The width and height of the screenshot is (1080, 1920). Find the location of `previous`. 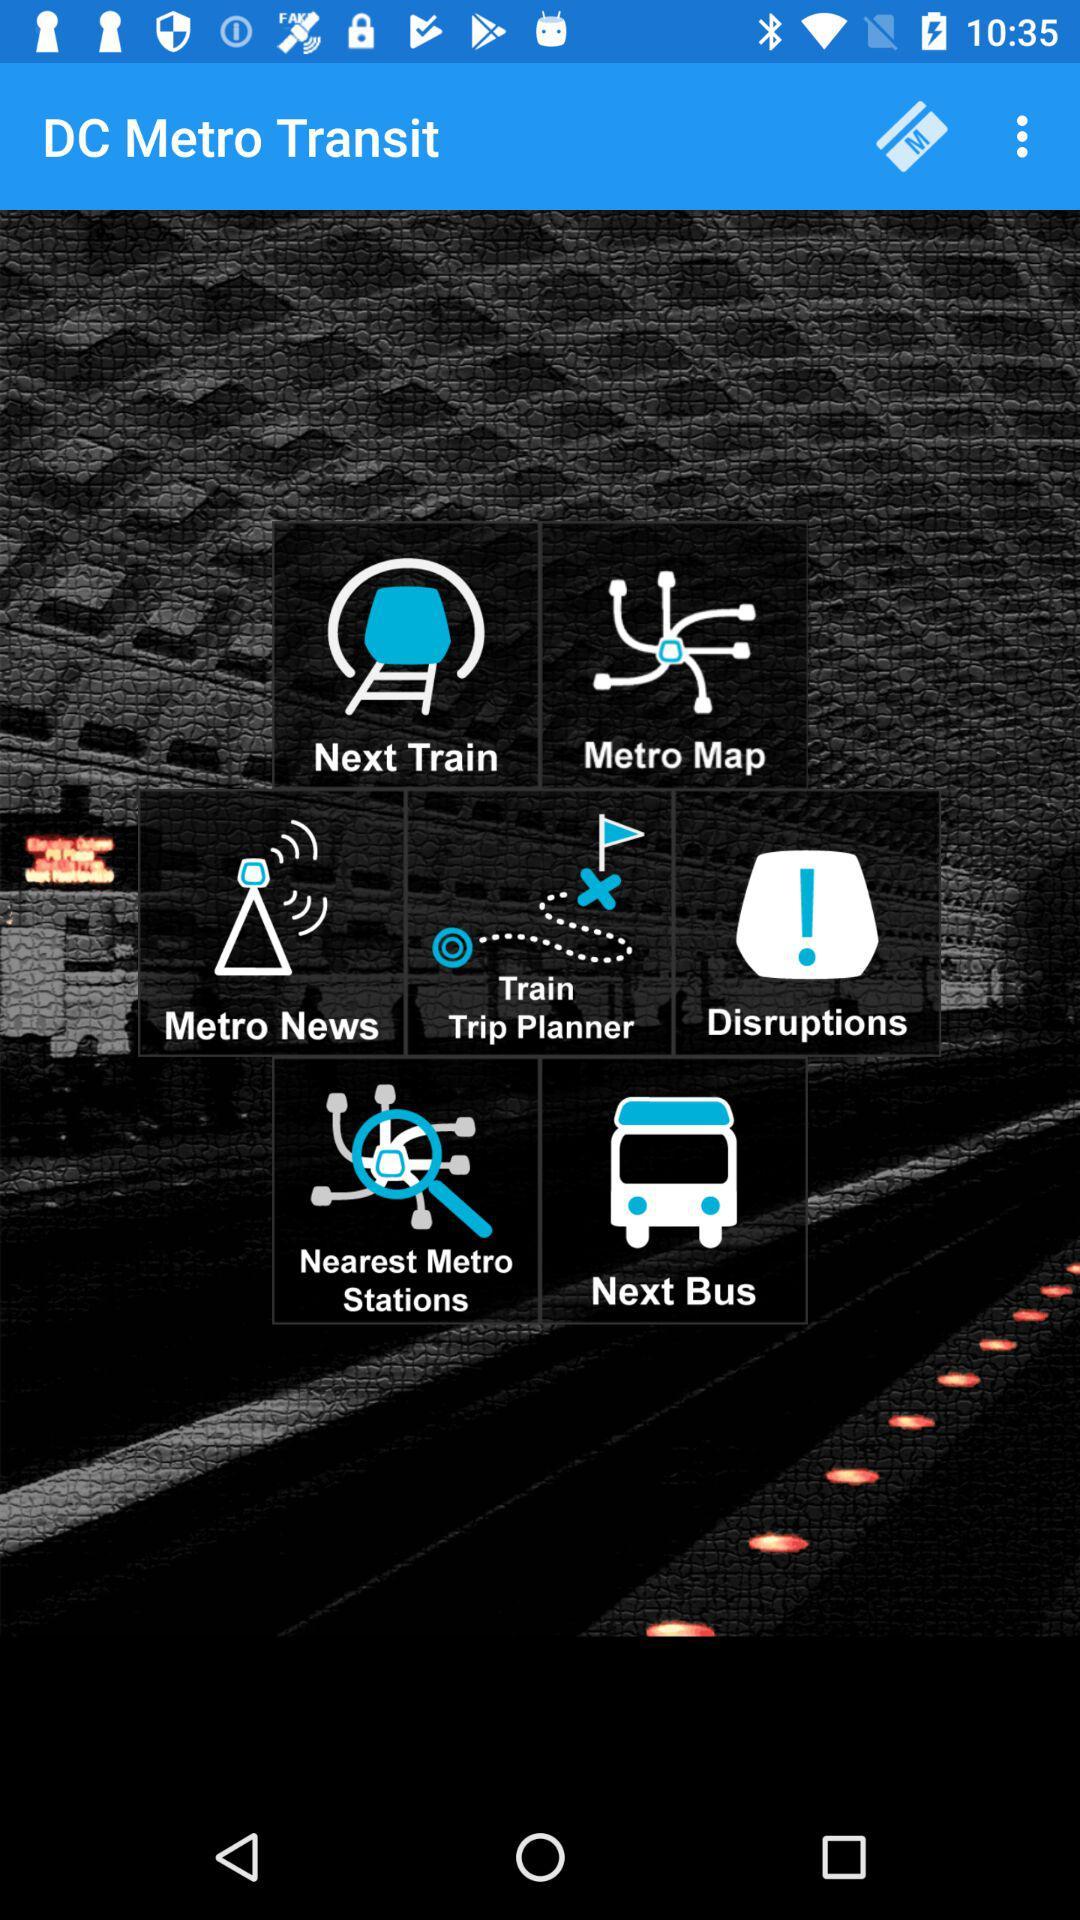

previous is located at coordinates (673, 655).